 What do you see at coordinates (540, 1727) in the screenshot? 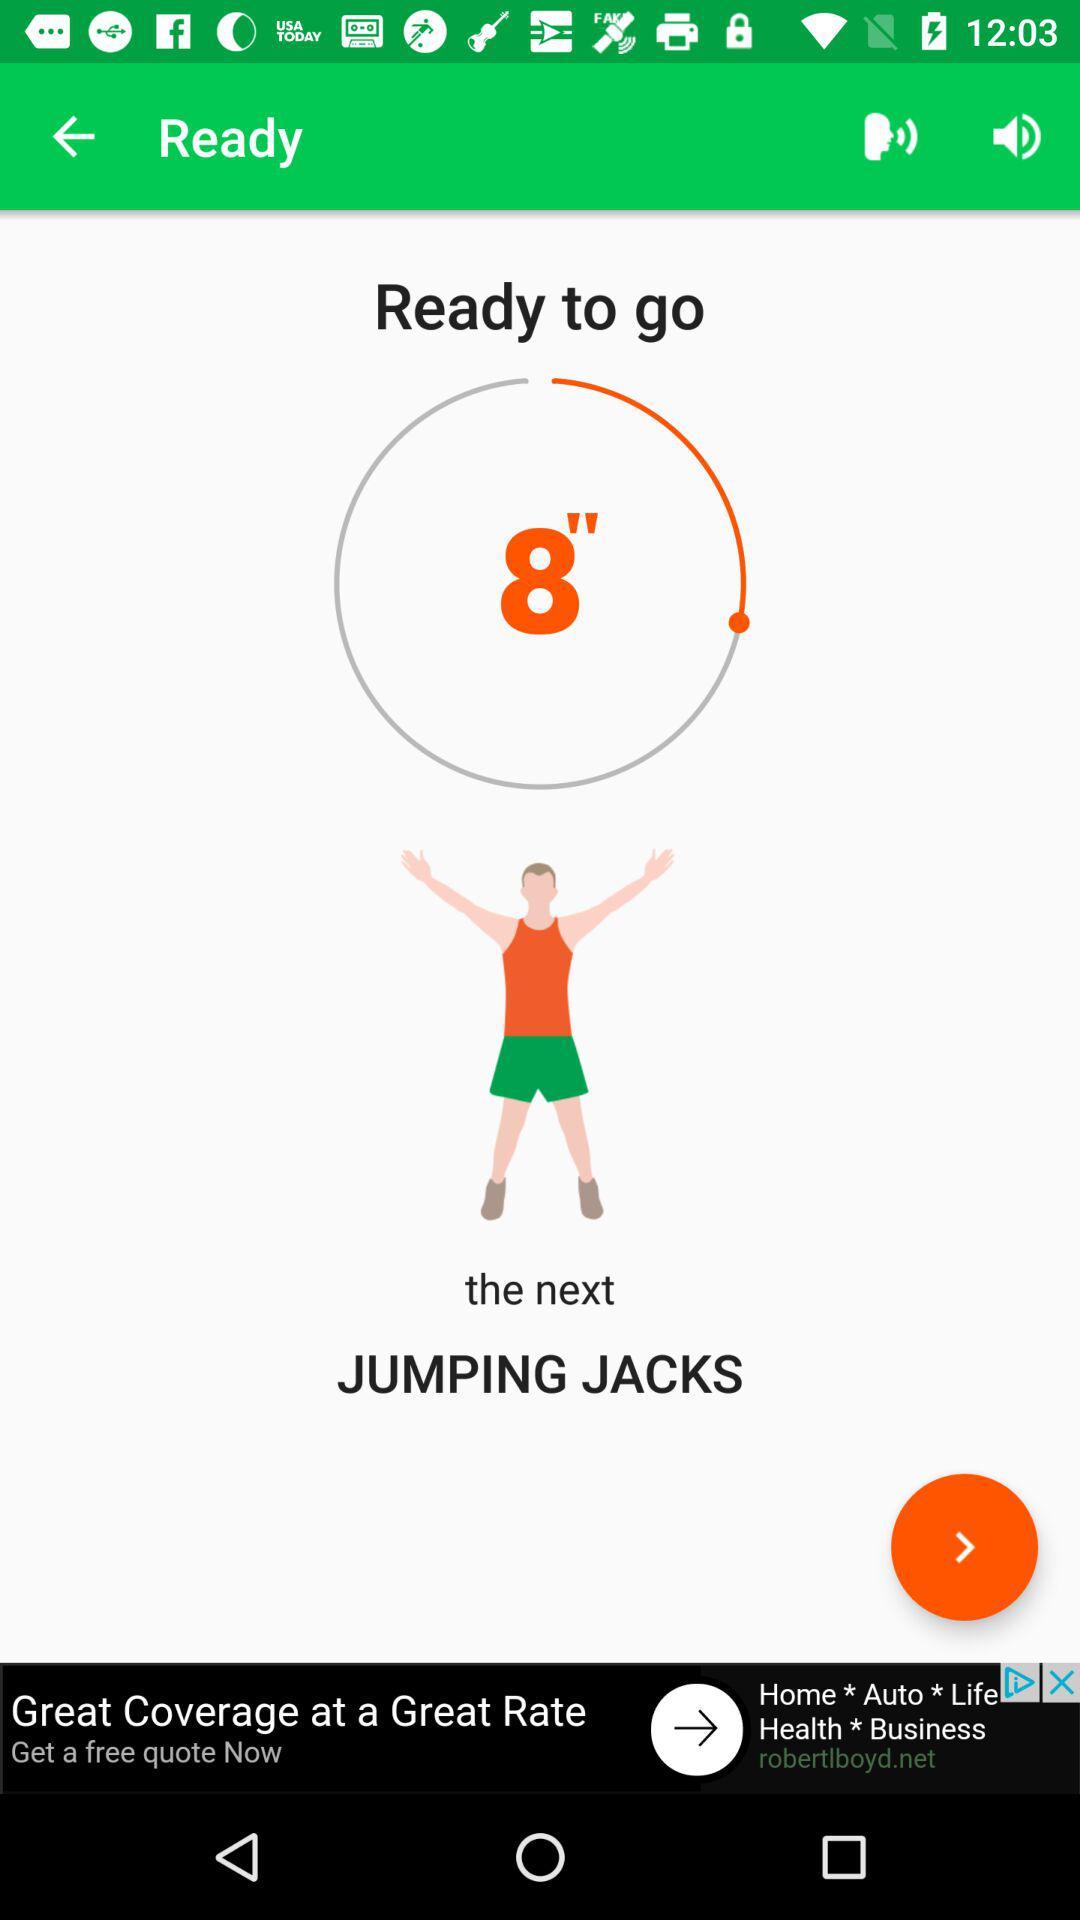
I see `open advertisement` at bounding box center [540, 1727].